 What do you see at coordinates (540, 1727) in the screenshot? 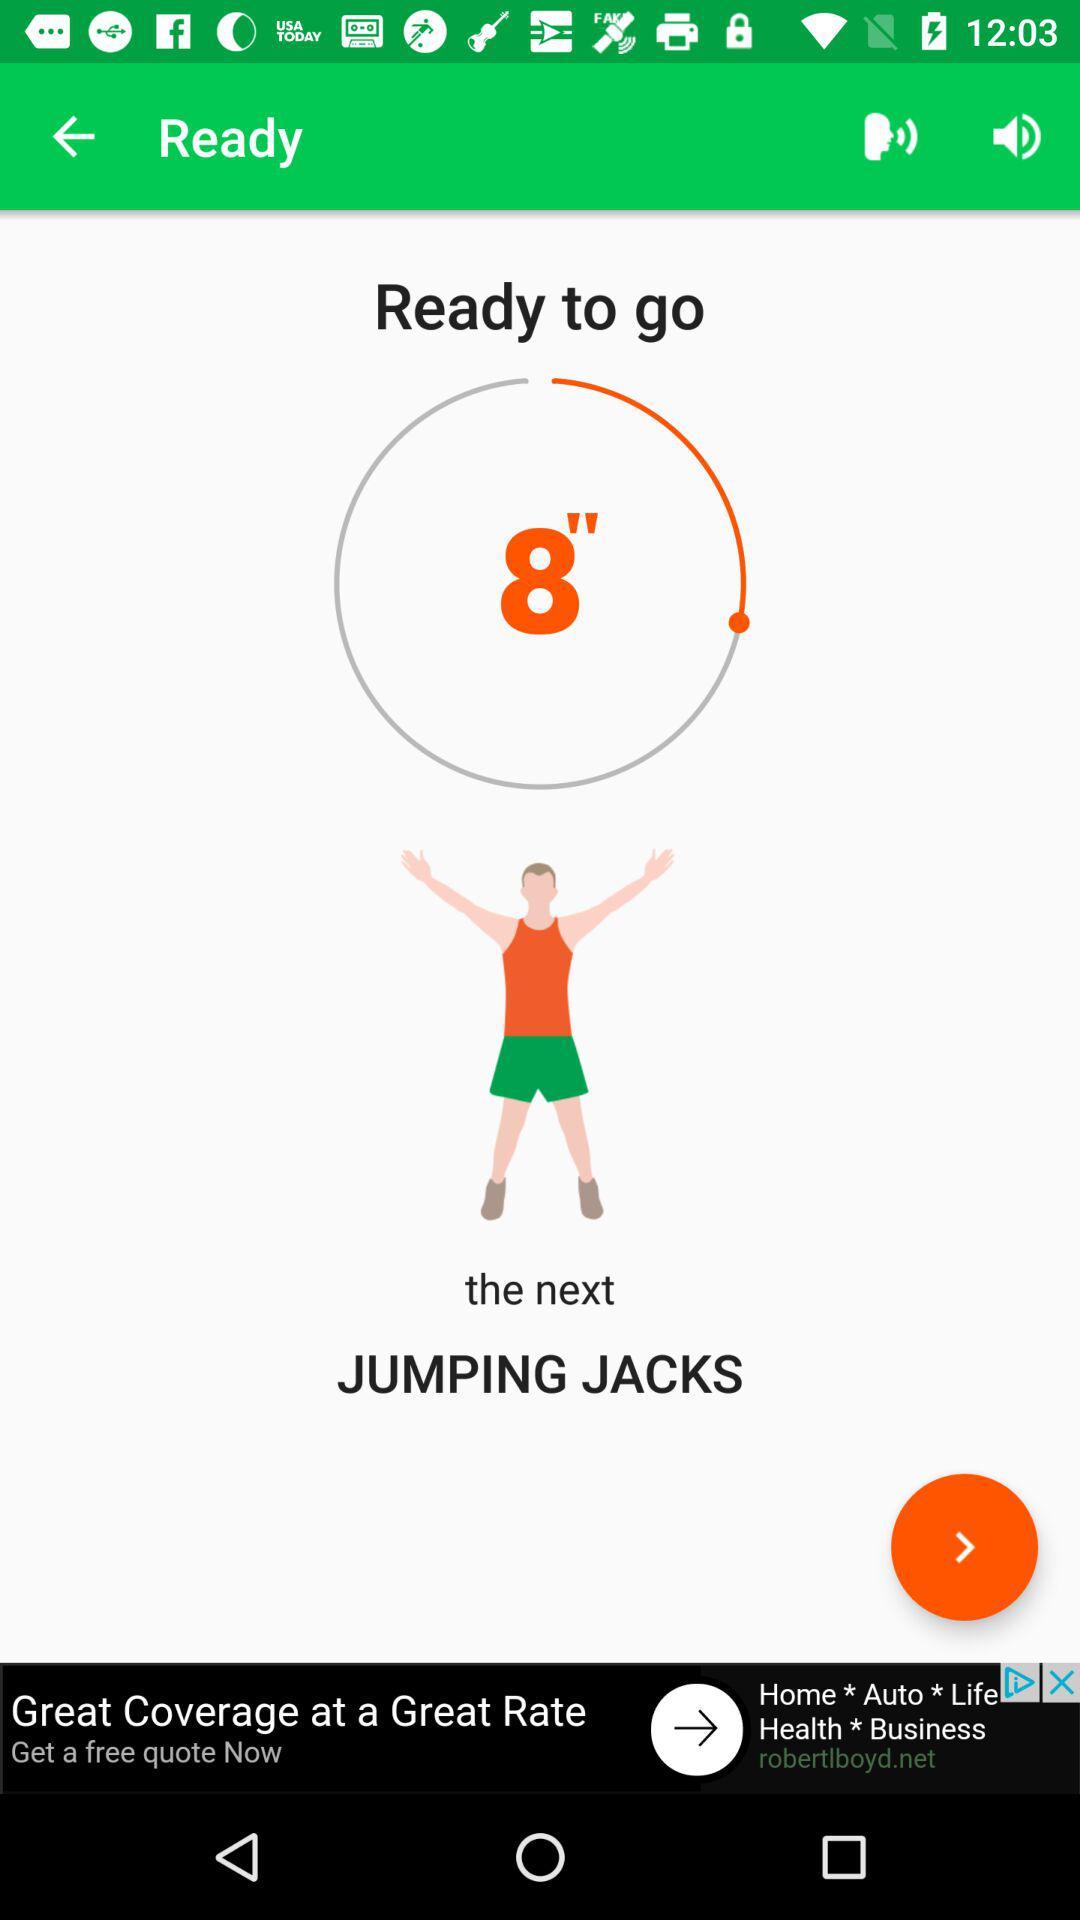
I see `open advertisement` at bounding box center [540, 1727].